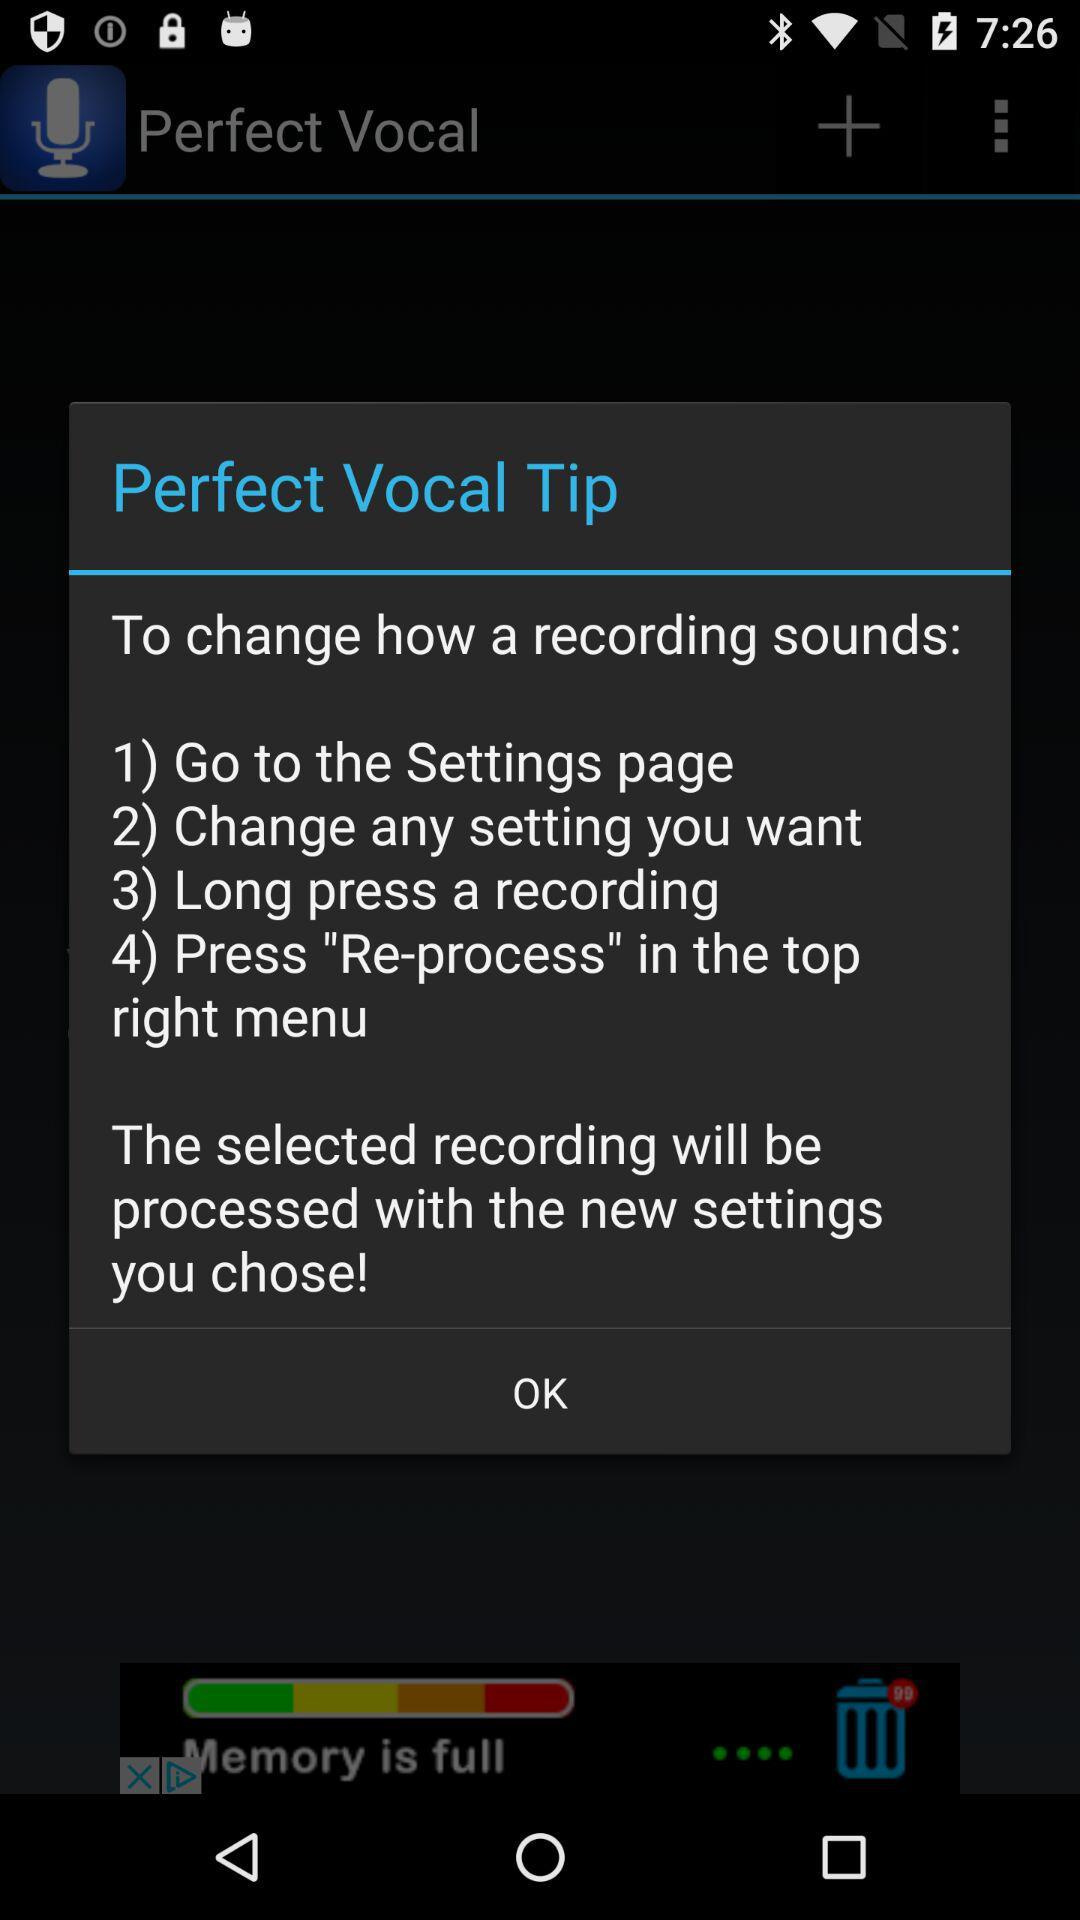 Image resolution: width=1080 pixels, height=1920 pixels. What do you see at coordinates (540, 1391) in the screenshot?
I see `the ok` at bounding box center [540, 1391].